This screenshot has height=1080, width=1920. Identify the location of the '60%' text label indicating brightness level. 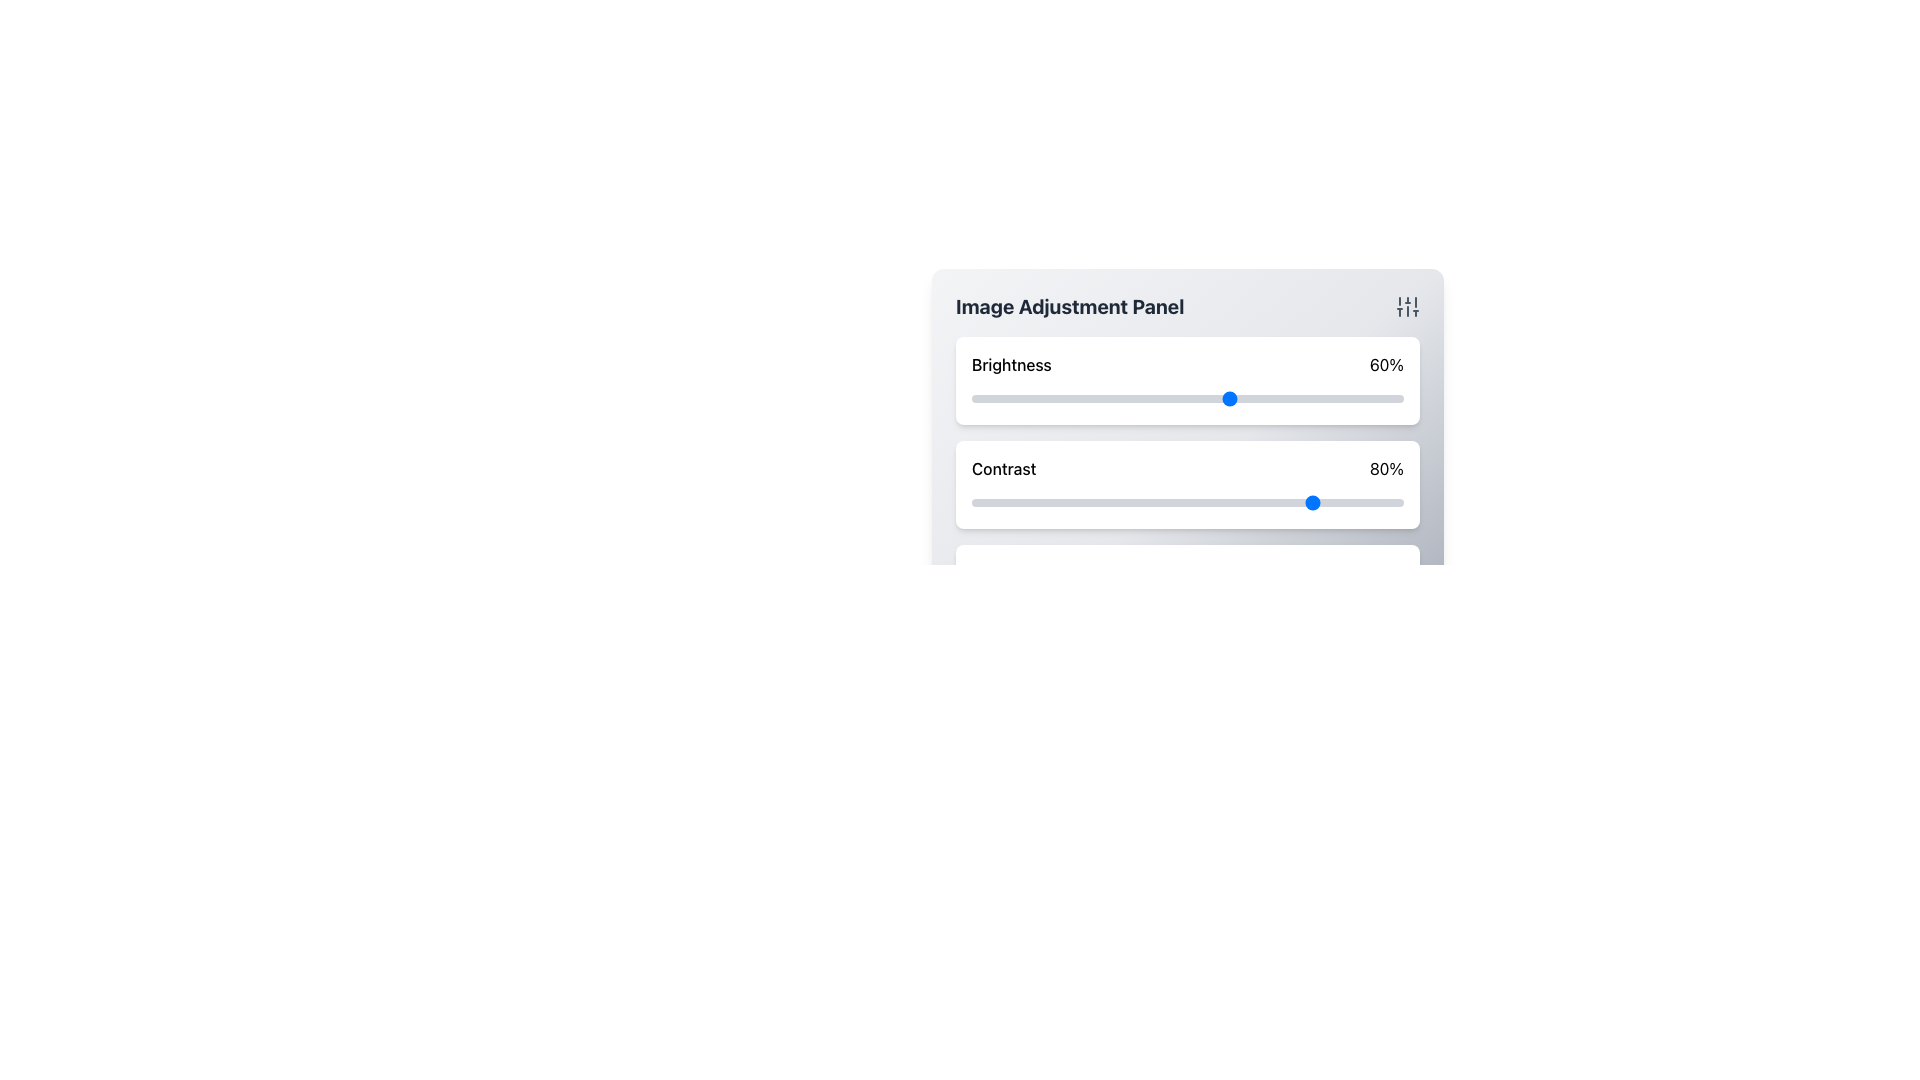
(1386, 365).